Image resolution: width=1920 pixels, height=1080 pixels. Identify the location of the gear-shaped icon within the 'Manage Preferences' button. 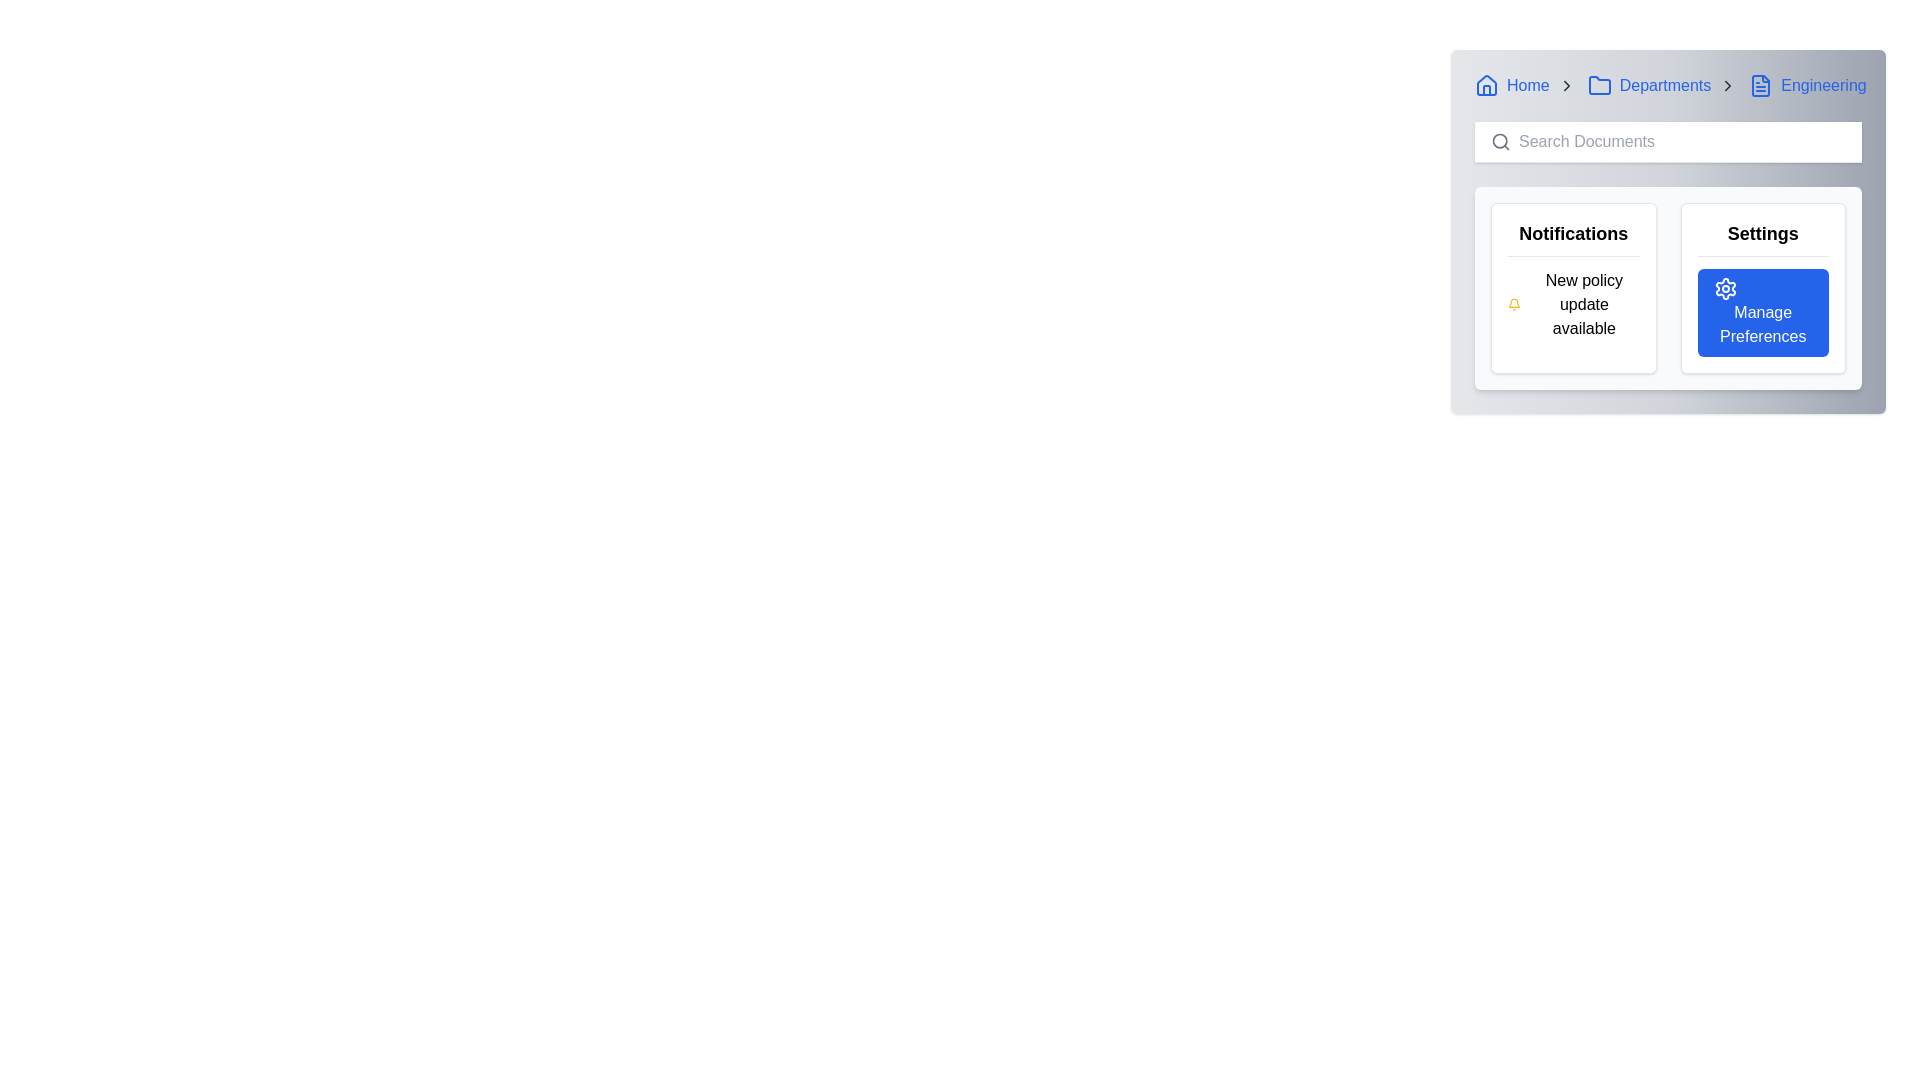
(1724, 289).